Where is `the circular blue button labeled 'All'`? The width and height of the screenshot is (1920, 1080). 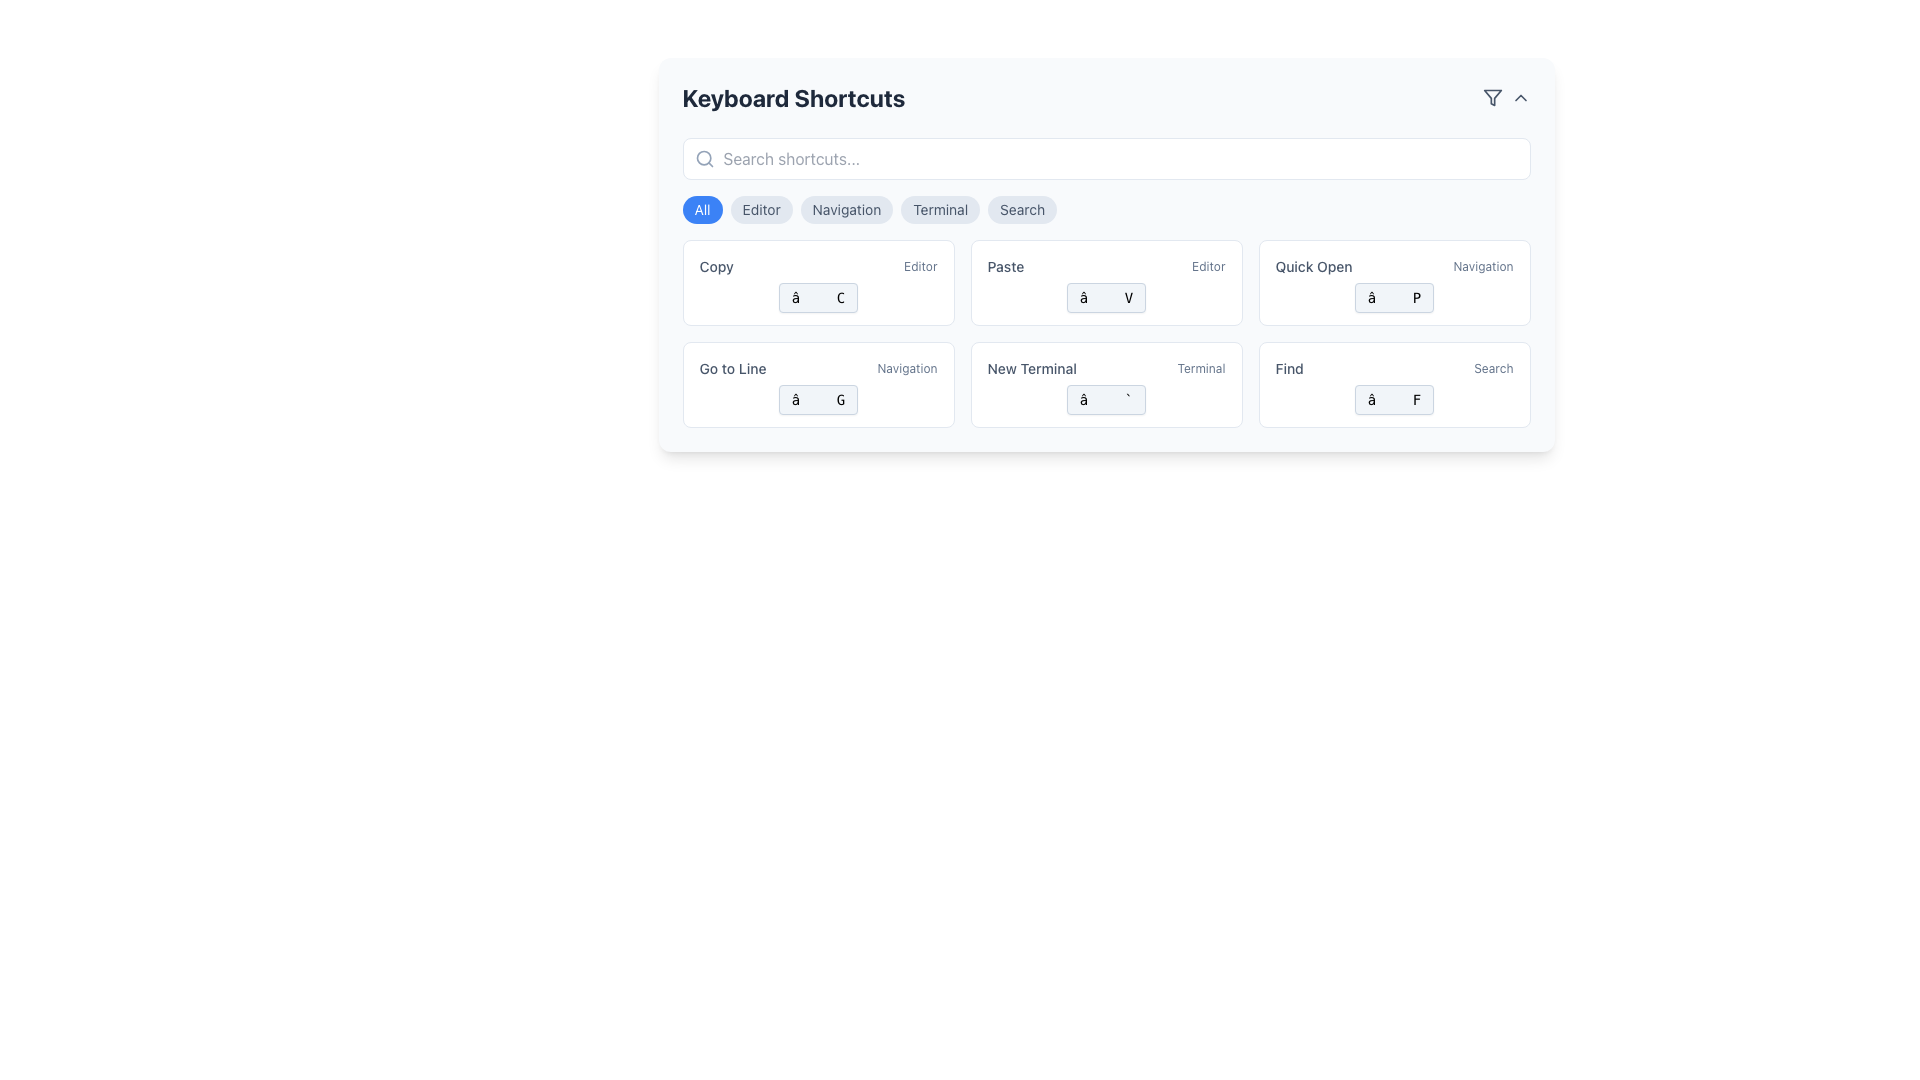 the circular blue button labeled 'All' is located at coordinates (701, 209).